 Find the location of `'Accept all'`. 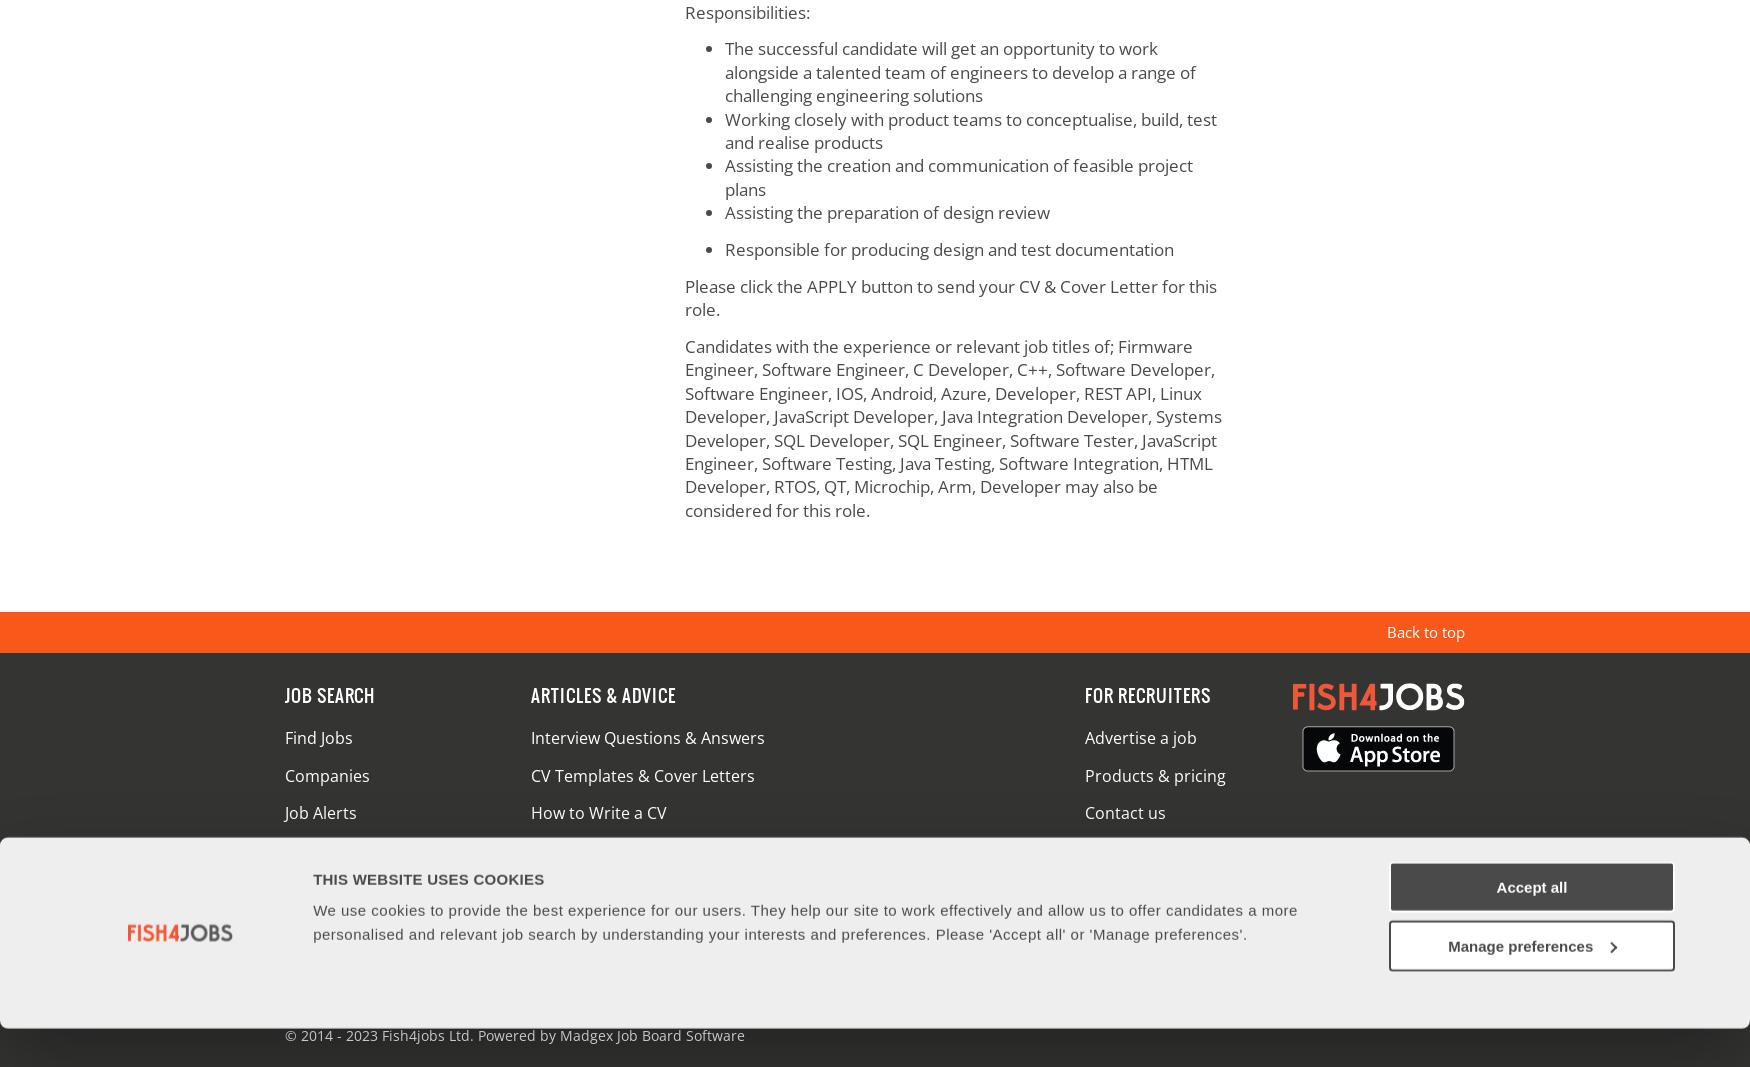

'Accept all' is located at coordinates (1530, 793).